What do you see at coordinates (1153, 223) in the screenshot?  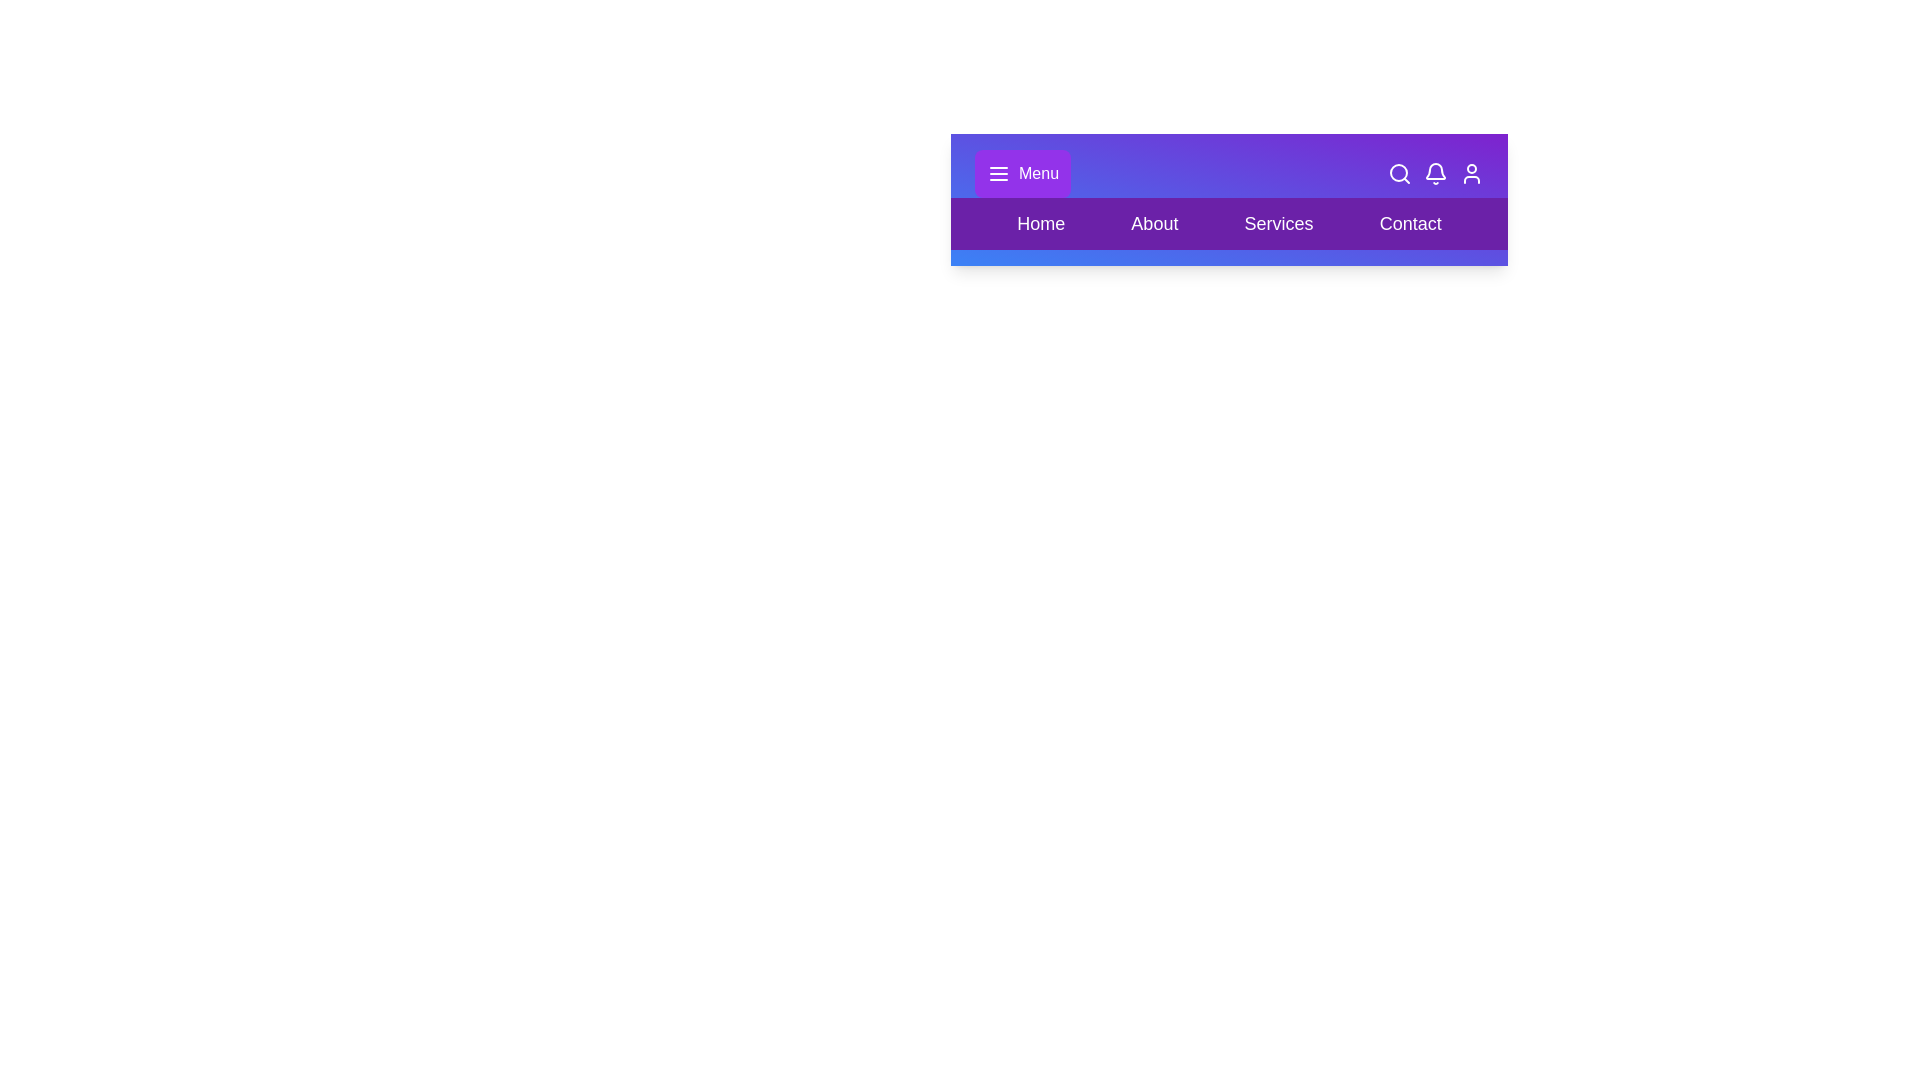 I see `the element About to highlight it` at bounding box center [1153, 223].